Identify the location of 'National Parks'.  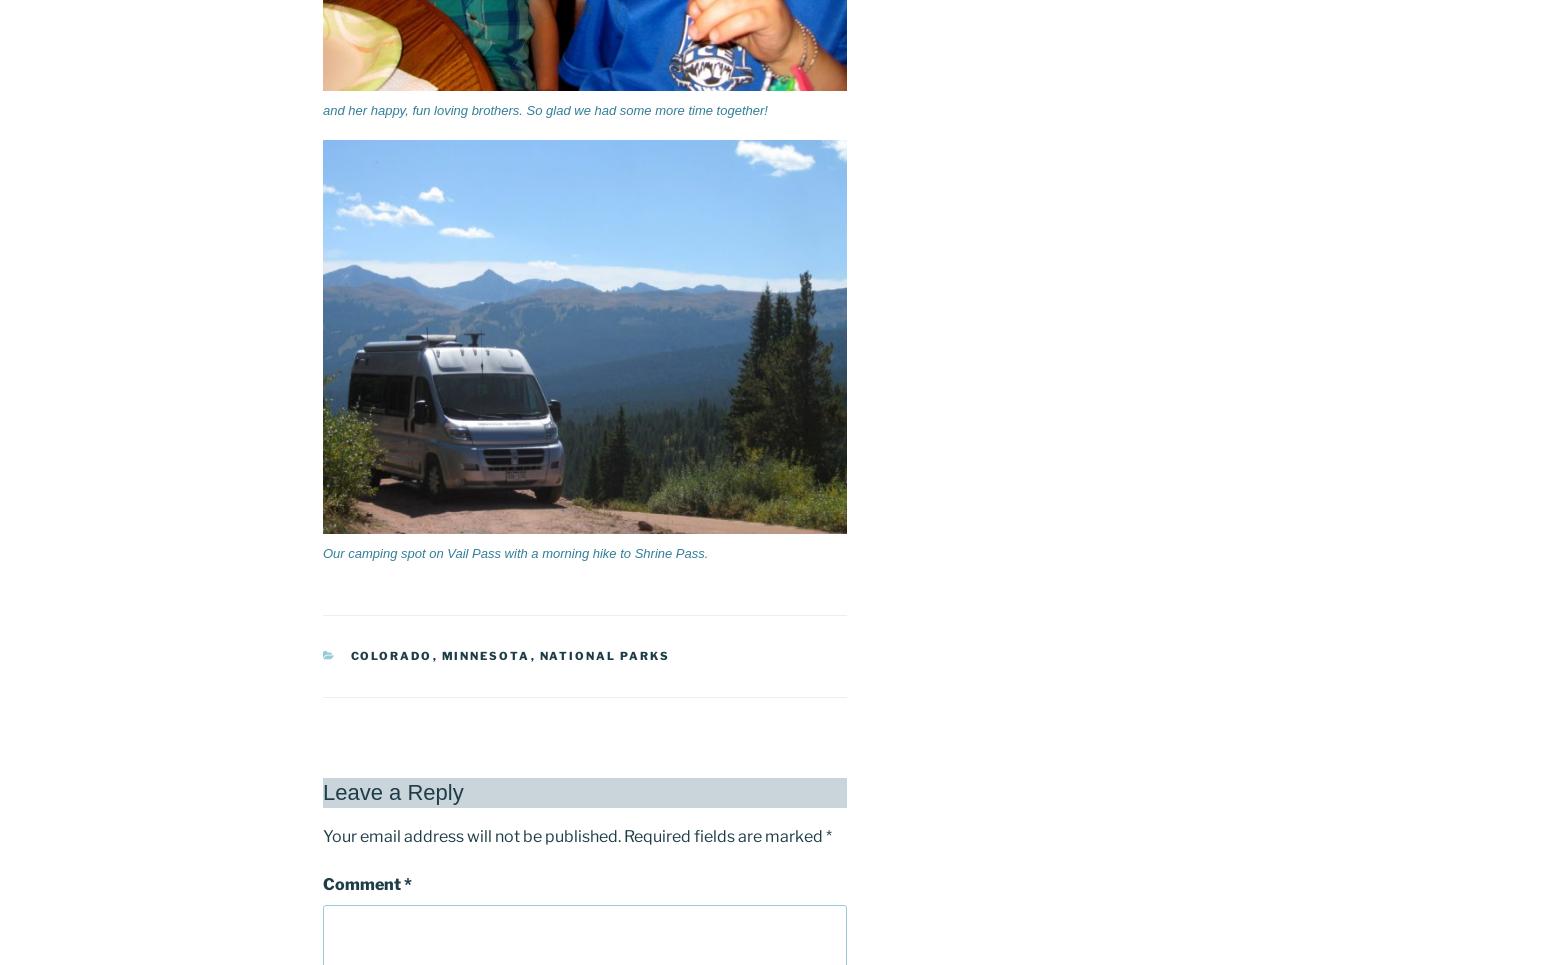
(537, 656).